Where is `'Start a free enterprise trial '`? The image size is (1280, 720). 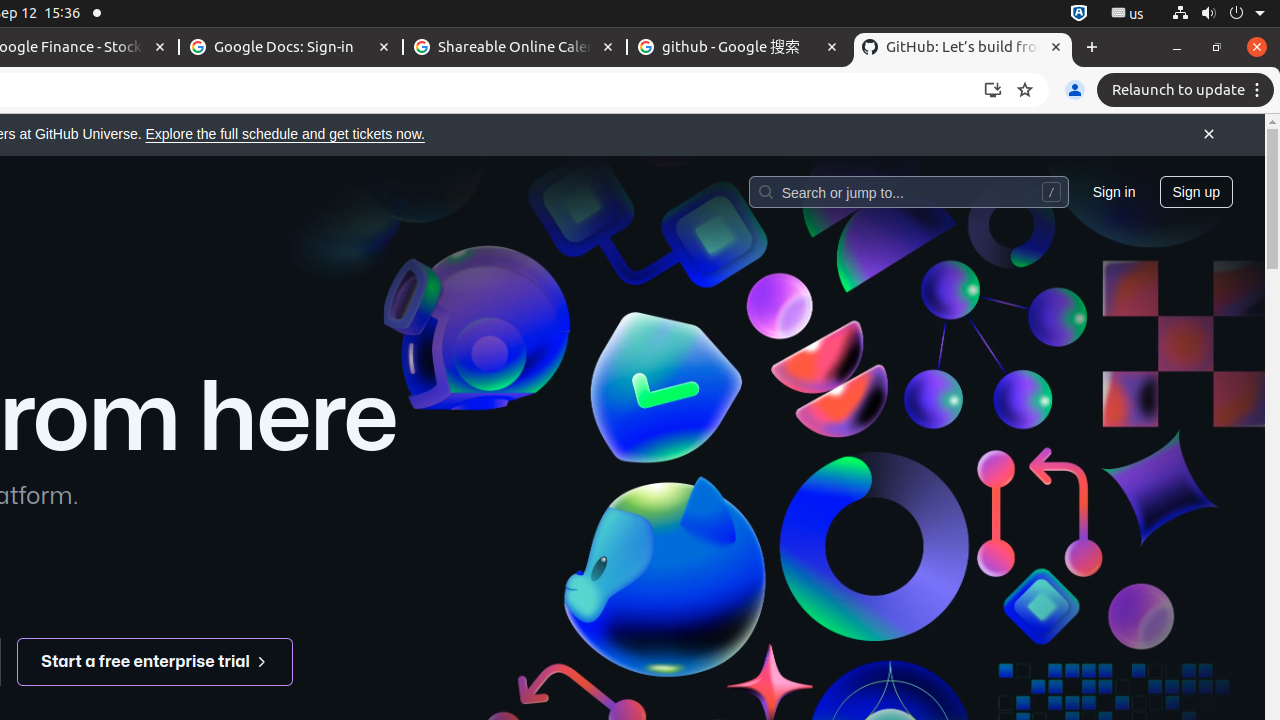
'Start a free enterprise trial ' is located at coordinates (154, 661).